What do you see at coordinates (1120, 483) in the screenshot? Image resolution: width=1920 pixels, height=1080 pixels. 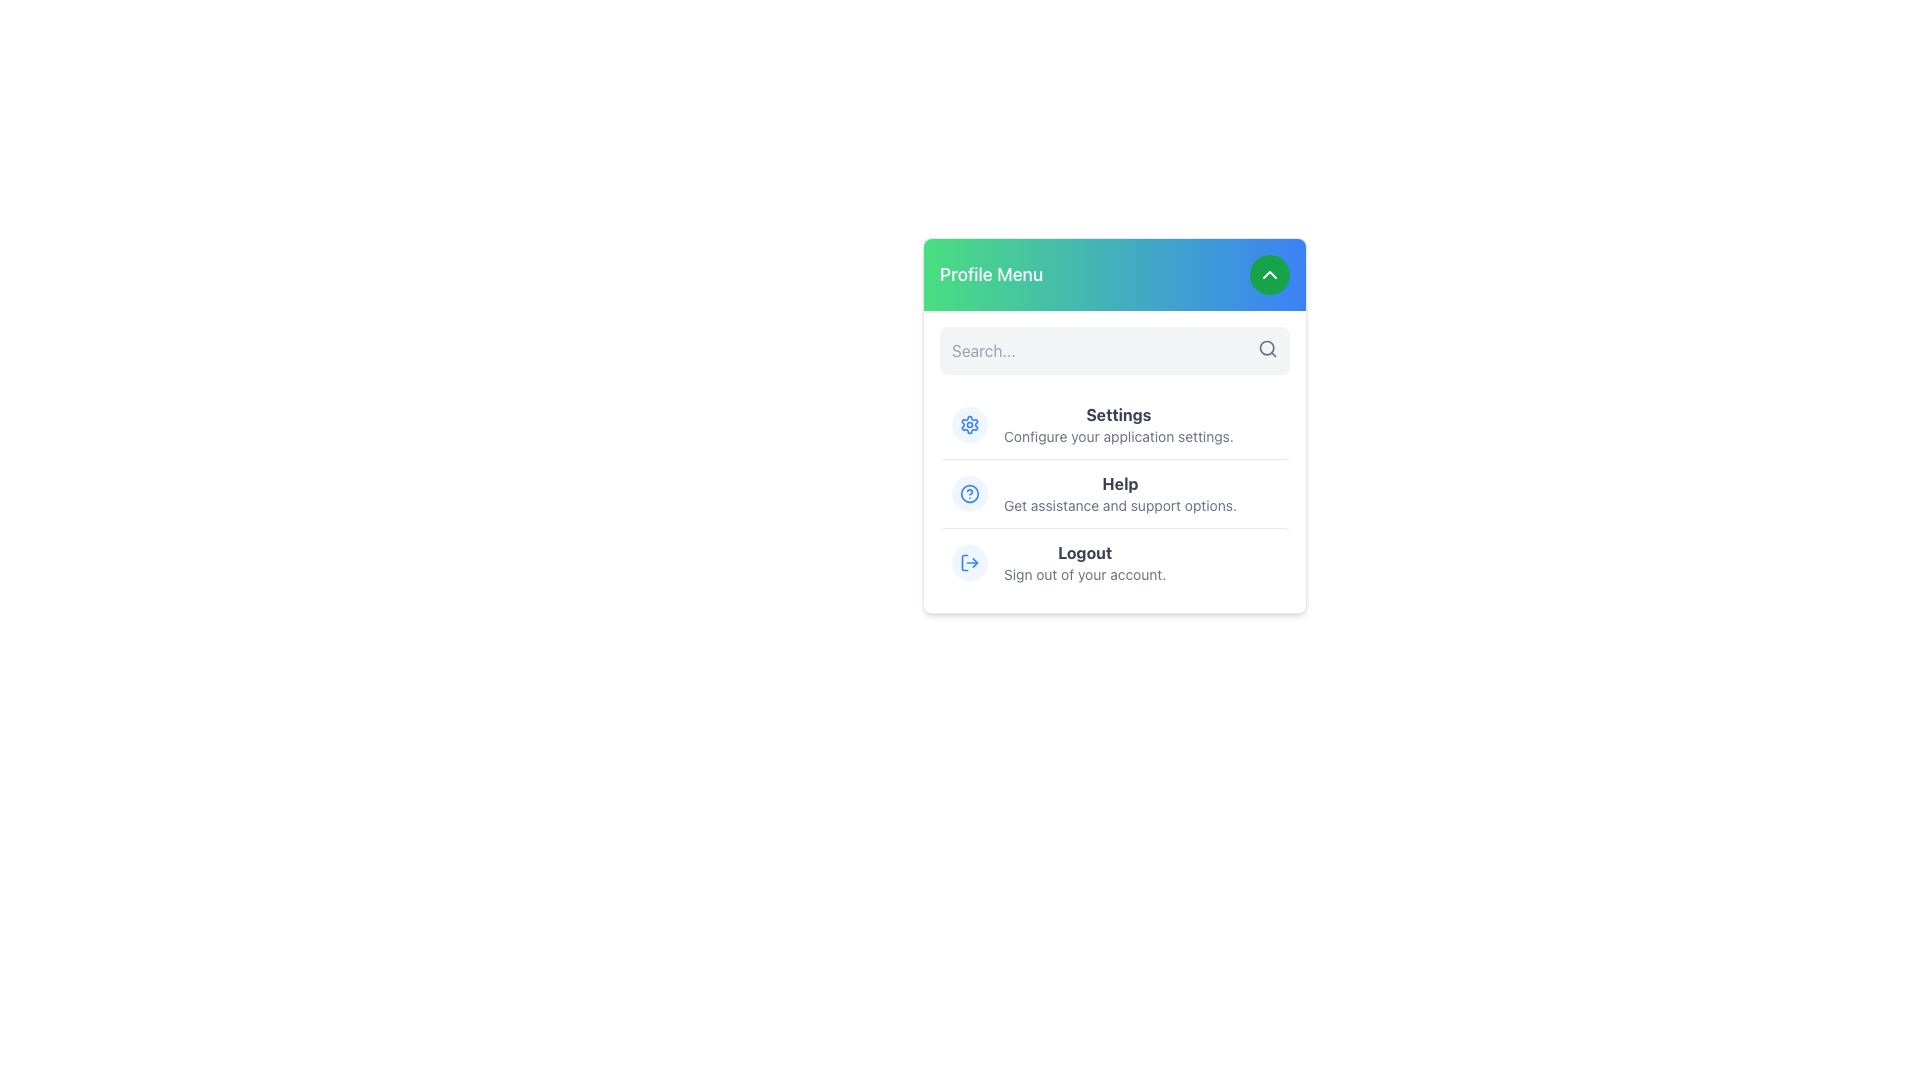 I see `the Help section text label, which is the second item below the Profile Menu heading, serving as a visual anchor for assistance options` at bounding box center [1120, 483].